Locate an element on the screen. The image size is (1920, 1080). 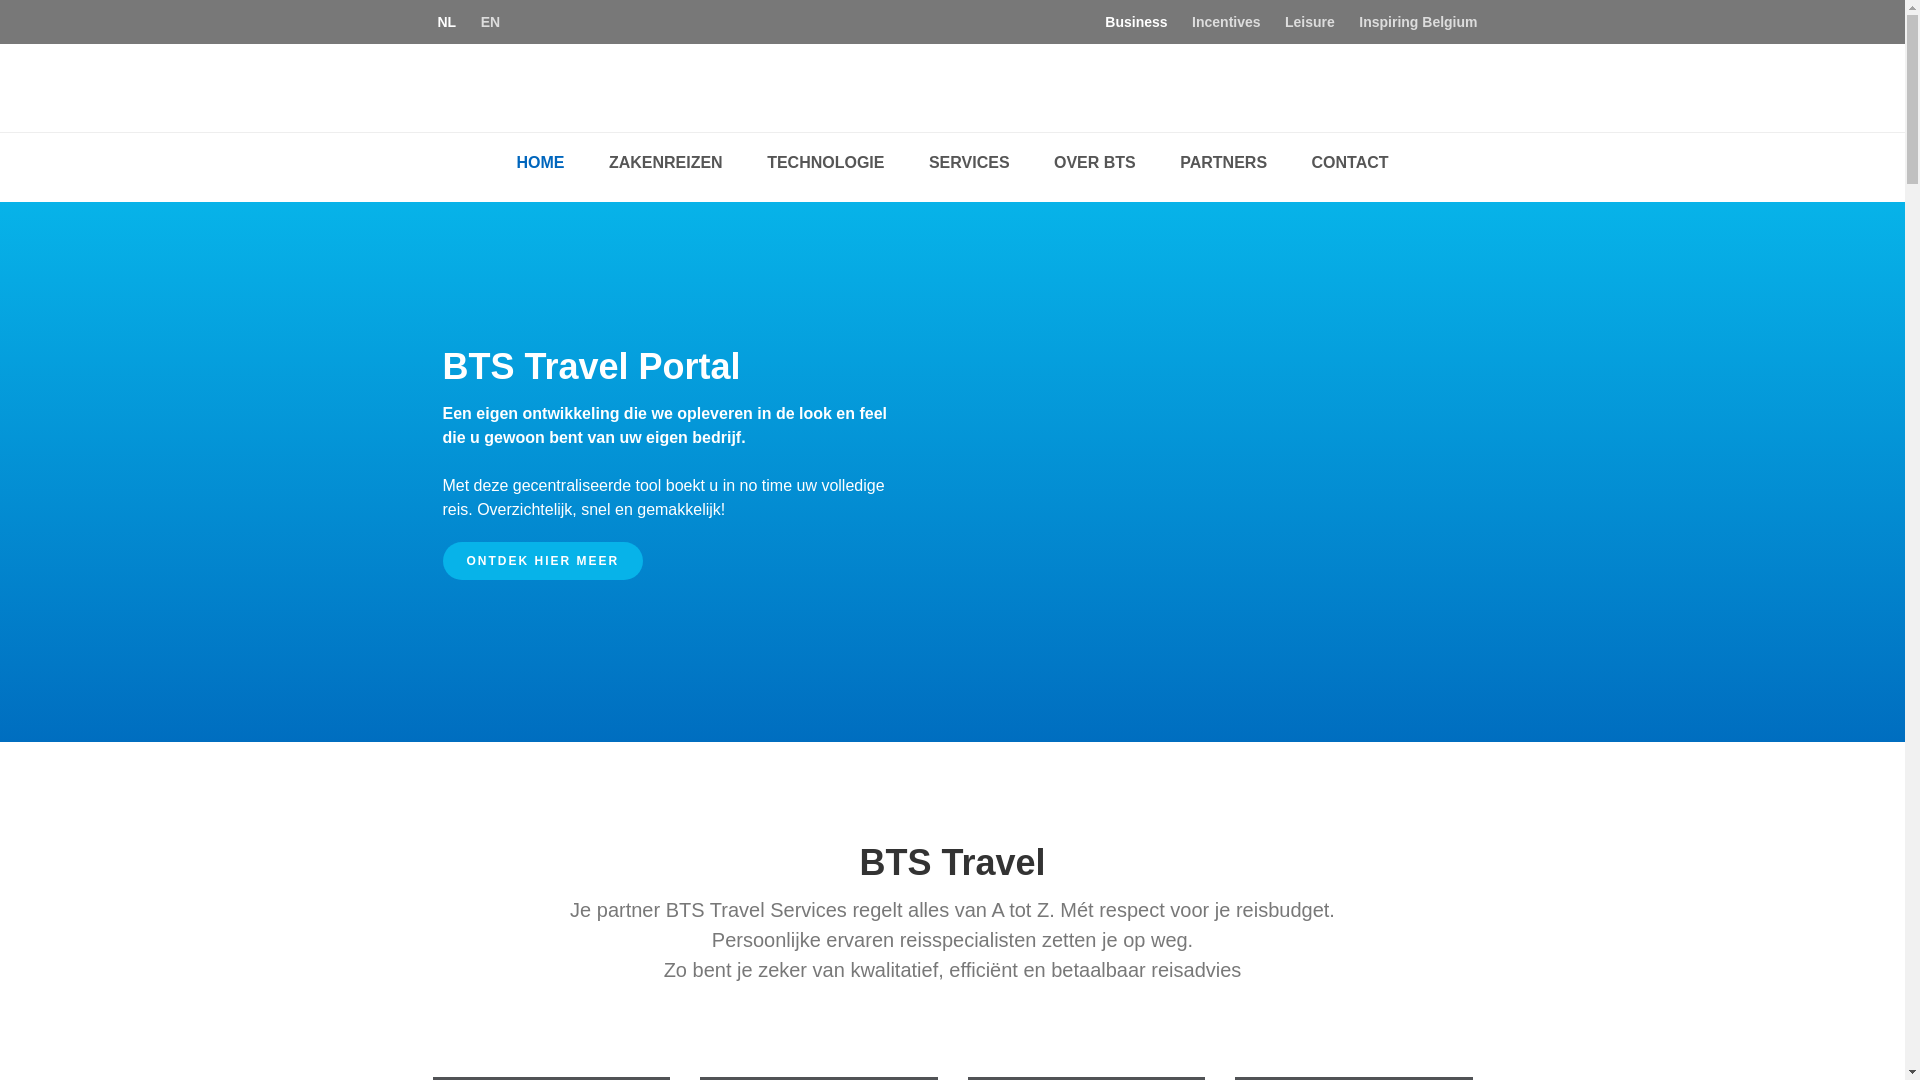
'EN' is located at coordinates (490, 22).